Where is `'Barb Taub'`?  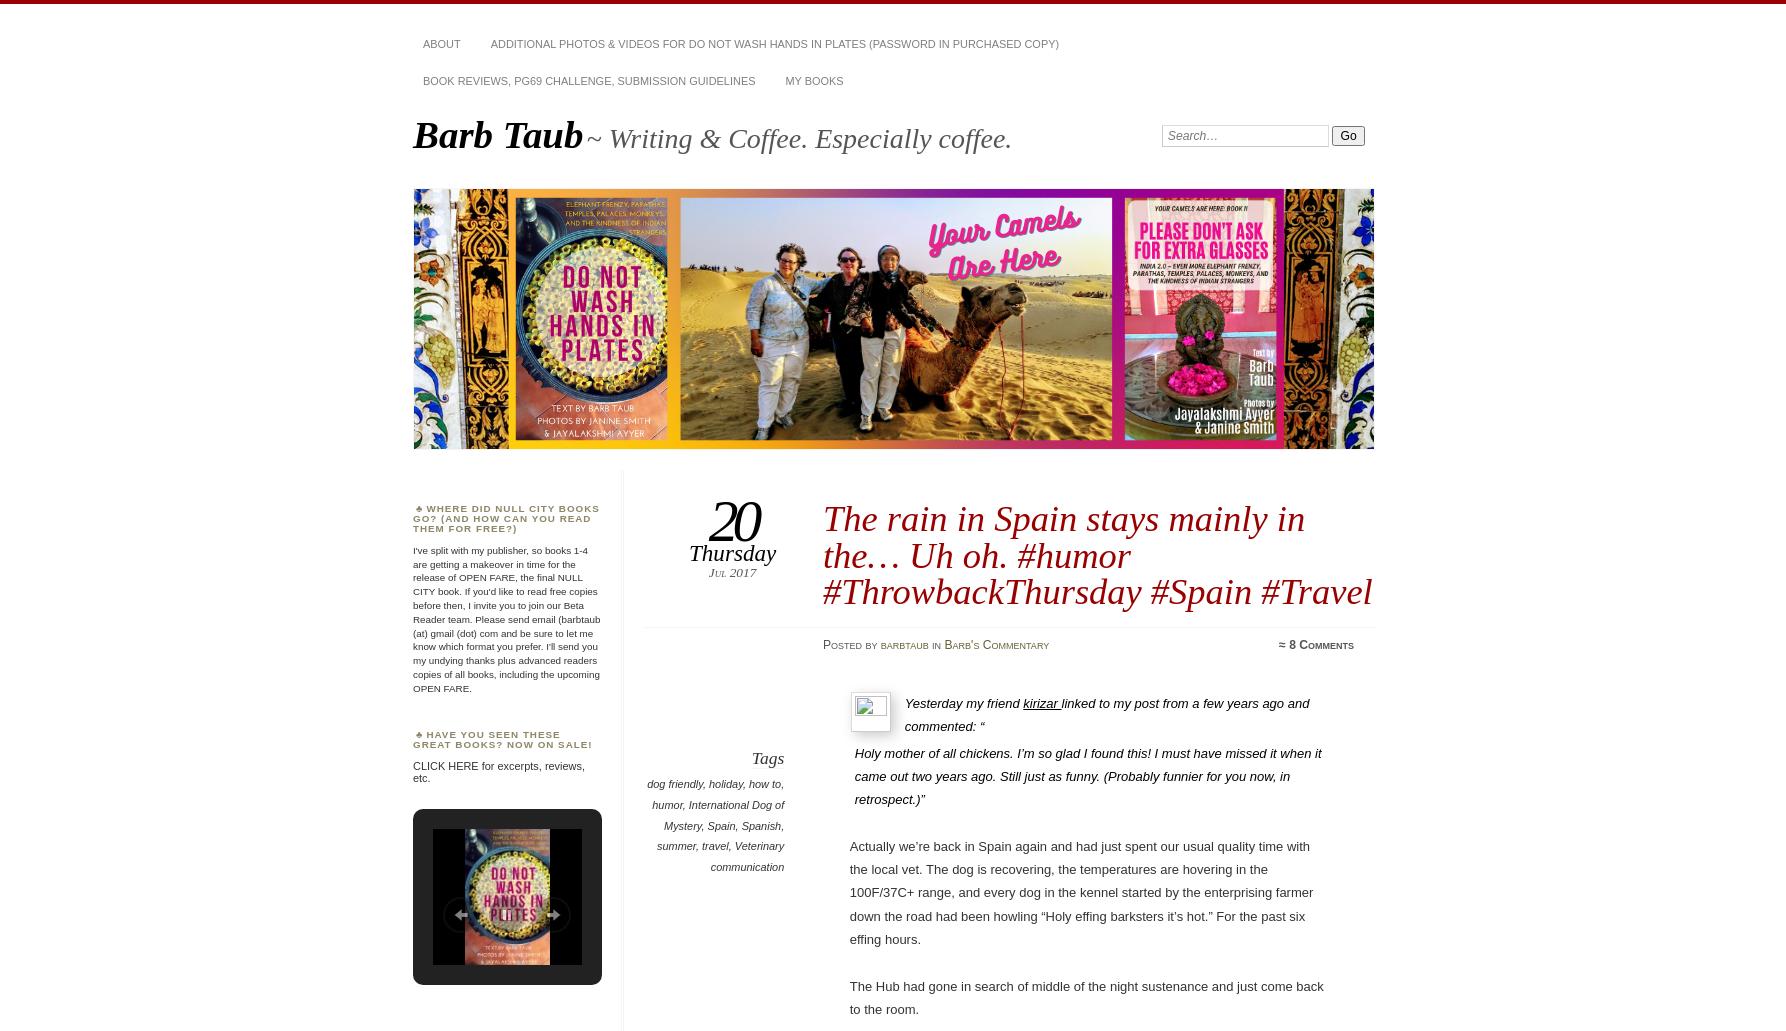
'Barb Taub' is located at coordinates (496, 133).